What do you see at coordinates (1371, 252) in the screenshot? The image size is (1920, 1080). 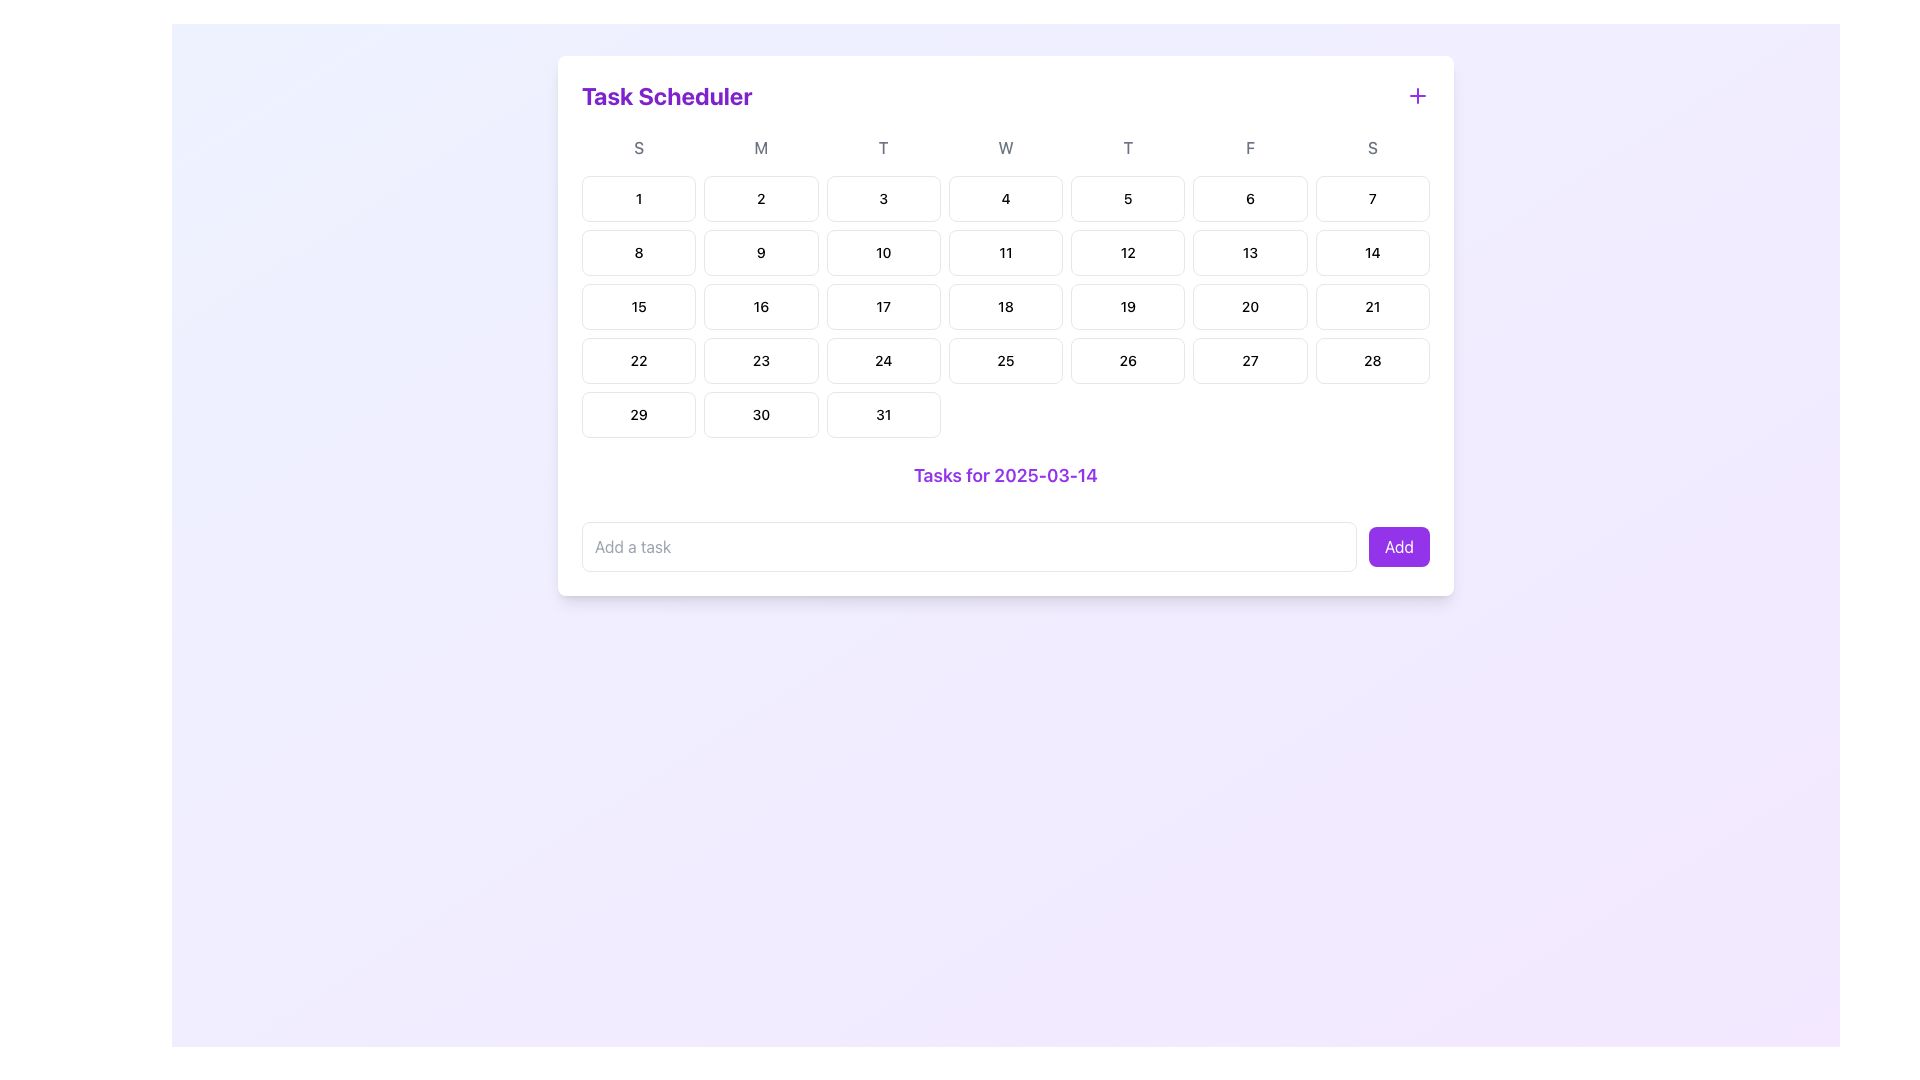 I see `the interactive calendar date button labeled '14'` at bounding box center [1371, 252].